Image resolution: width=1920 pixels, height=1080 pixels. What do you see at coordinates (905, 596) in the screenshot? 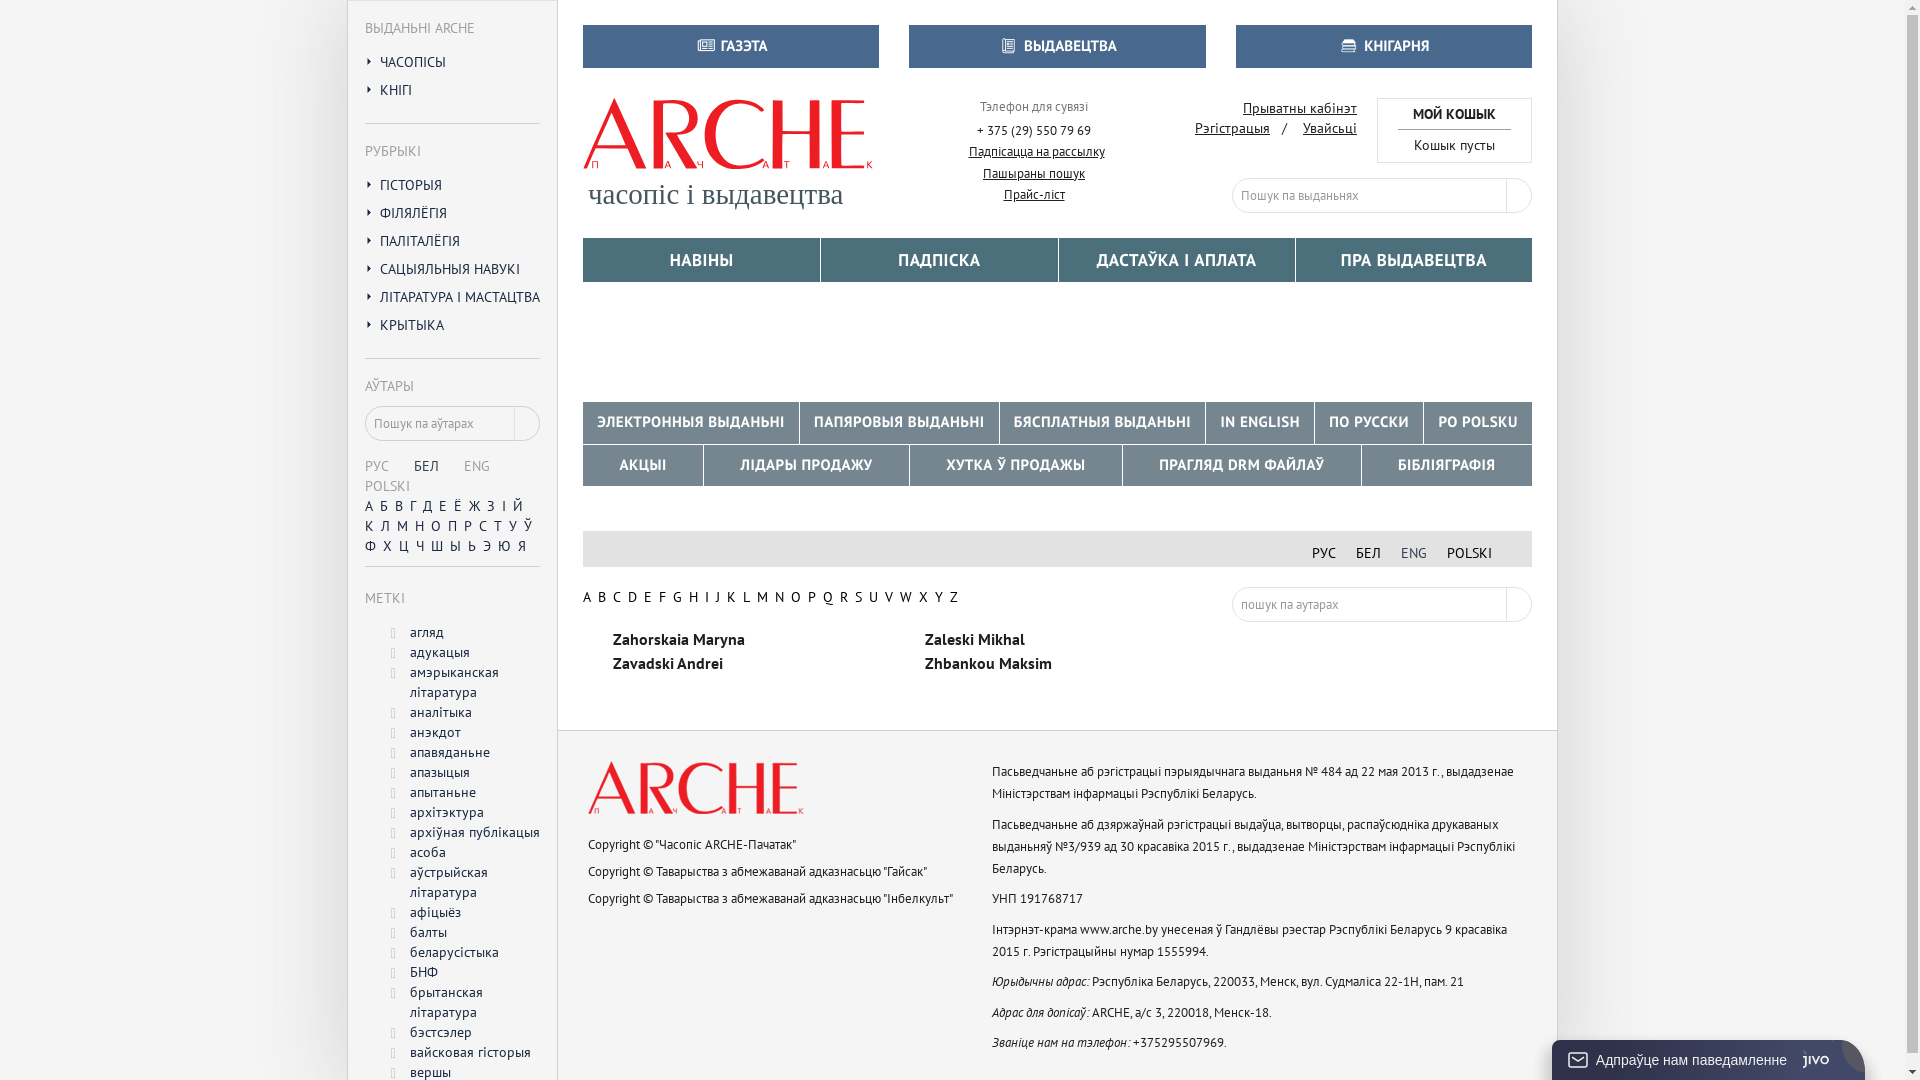
I see `'W'` at bounding box center [905, 596].